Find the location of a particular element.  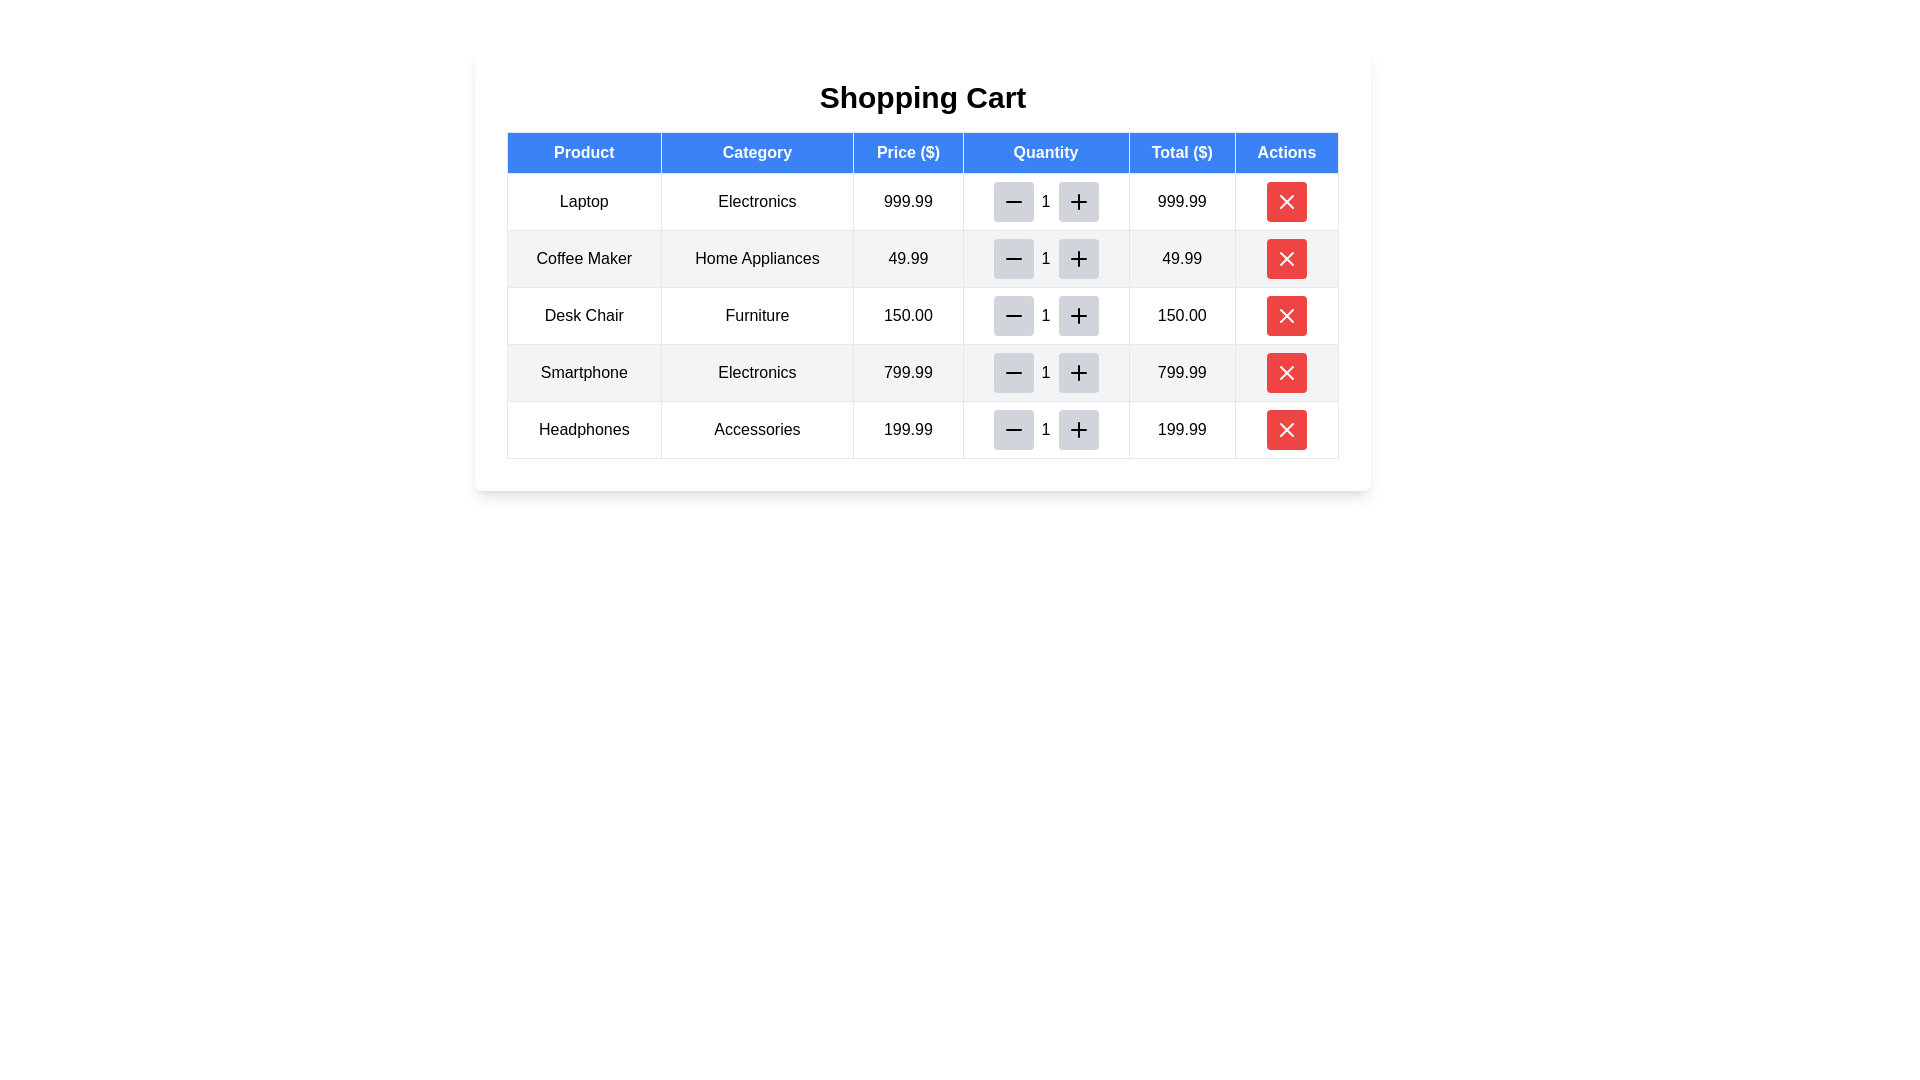

the '+' button in the 'Quantity' column of the 'Shopping Cart' table, located in the 'Headphones' row, via keyboard navigation is located at coordinates (1077, 428).